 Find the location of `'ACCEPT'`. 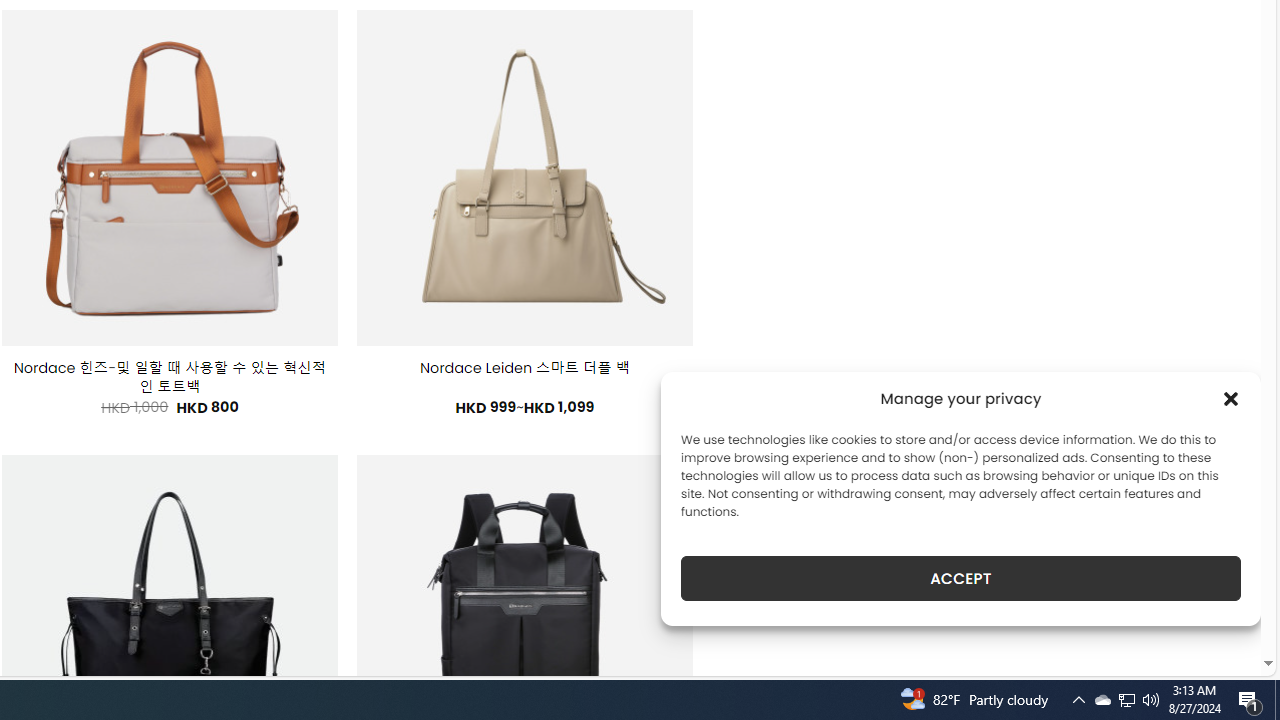

'ACCEPT' is located at coordinates (961, 578).